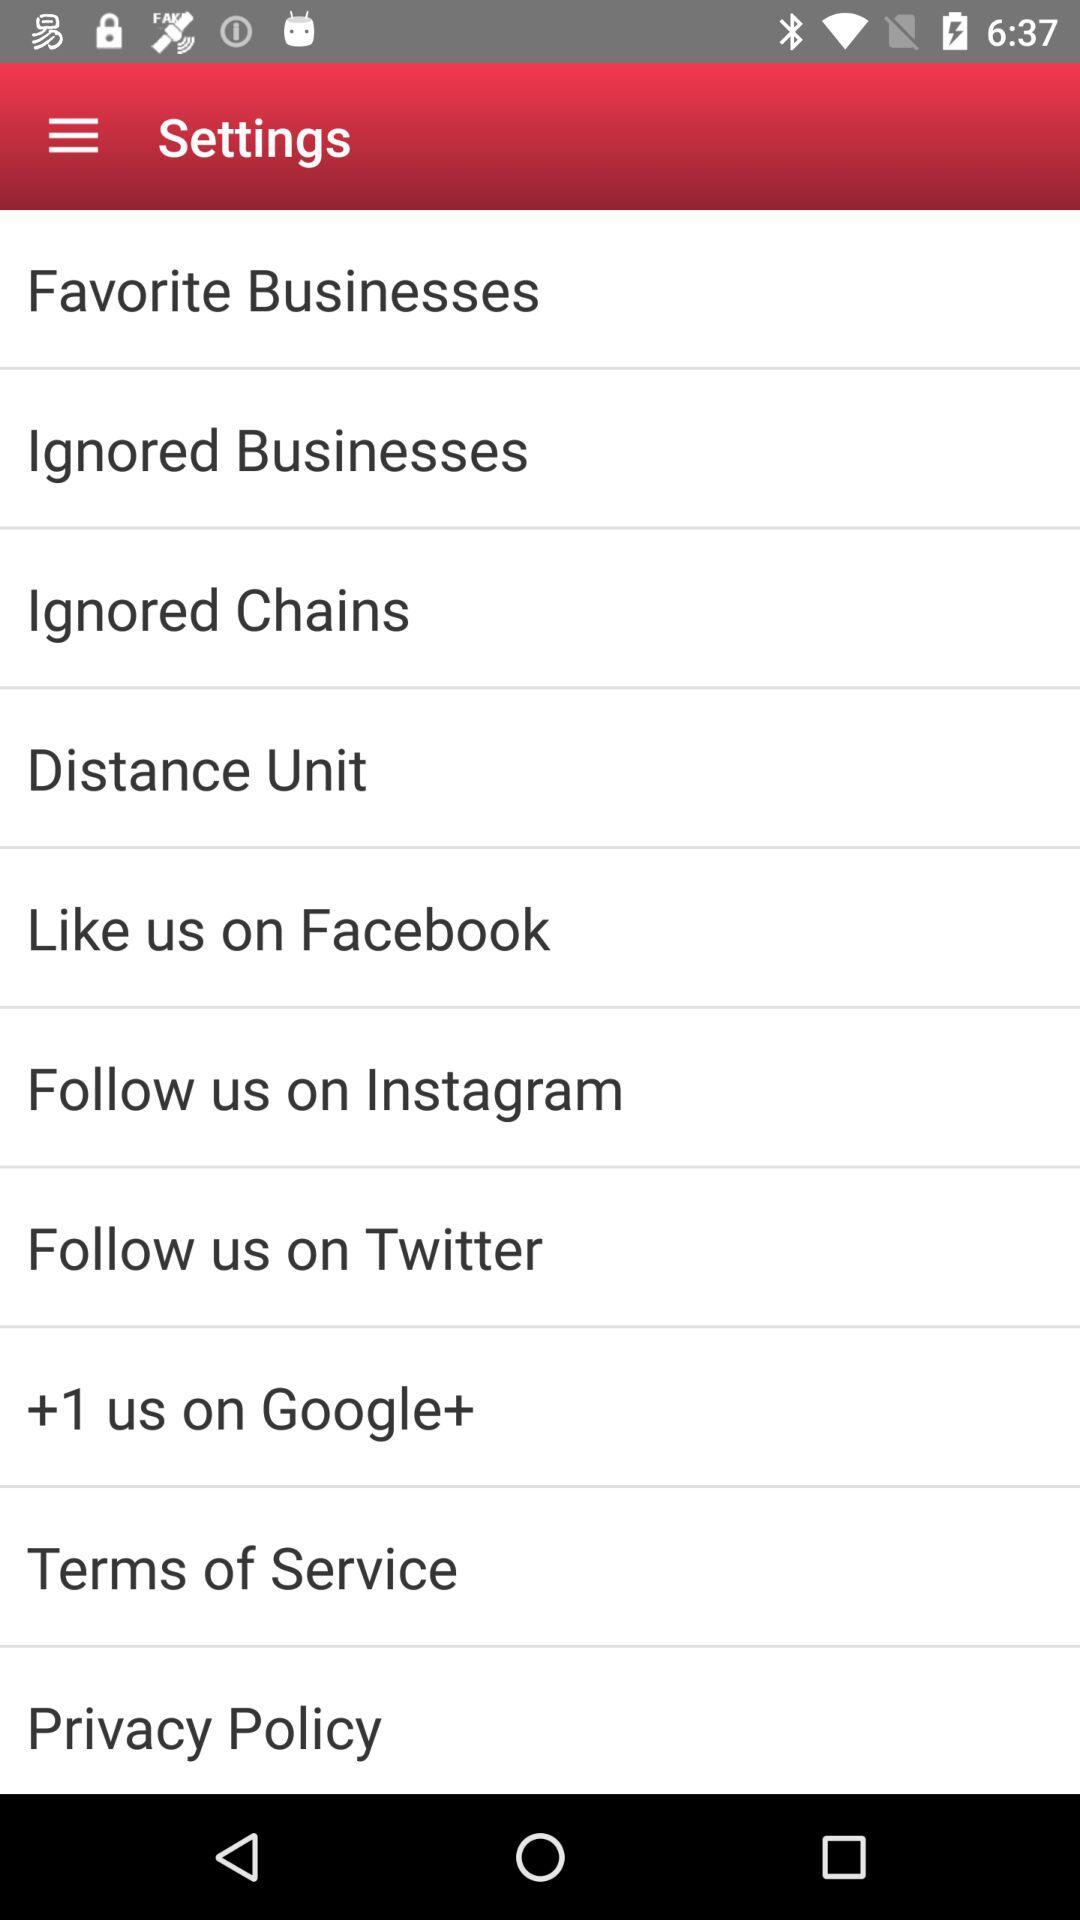 The image size is (1080, 1920). I want to click on ignored chains icon, so click(540, 606).